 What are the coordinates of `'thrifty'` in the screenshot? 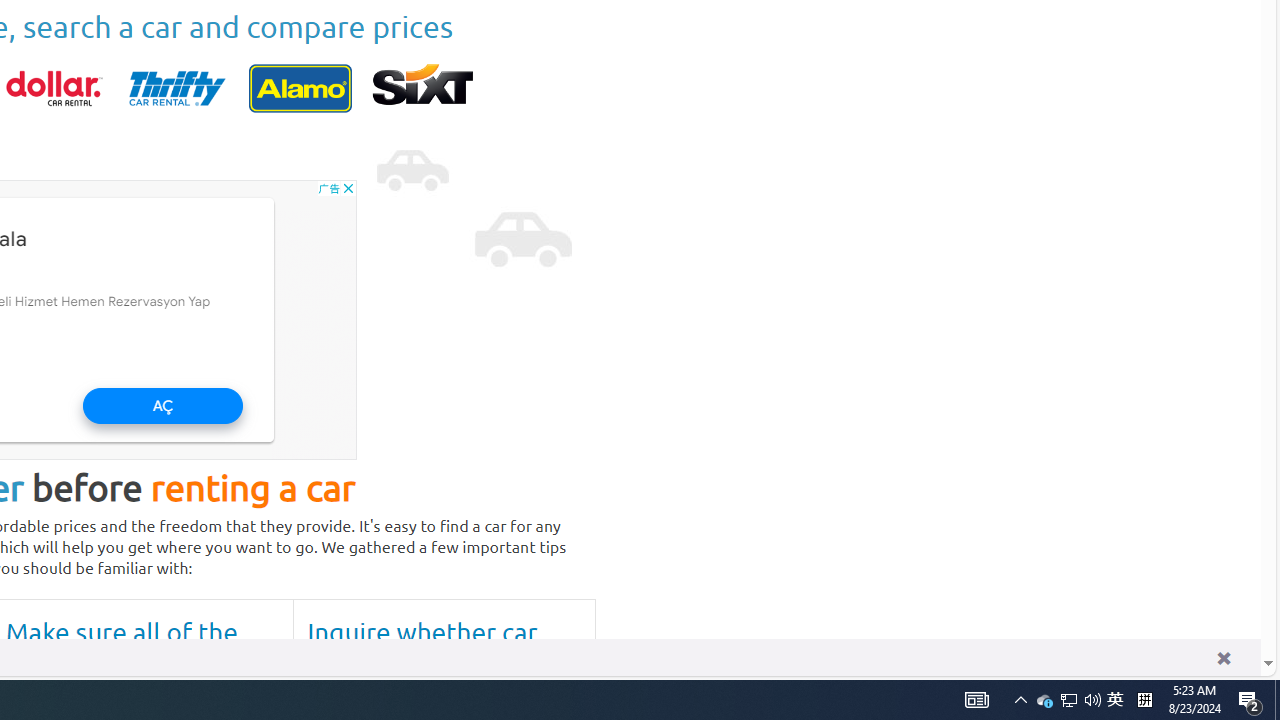 It's located at (177, 87).